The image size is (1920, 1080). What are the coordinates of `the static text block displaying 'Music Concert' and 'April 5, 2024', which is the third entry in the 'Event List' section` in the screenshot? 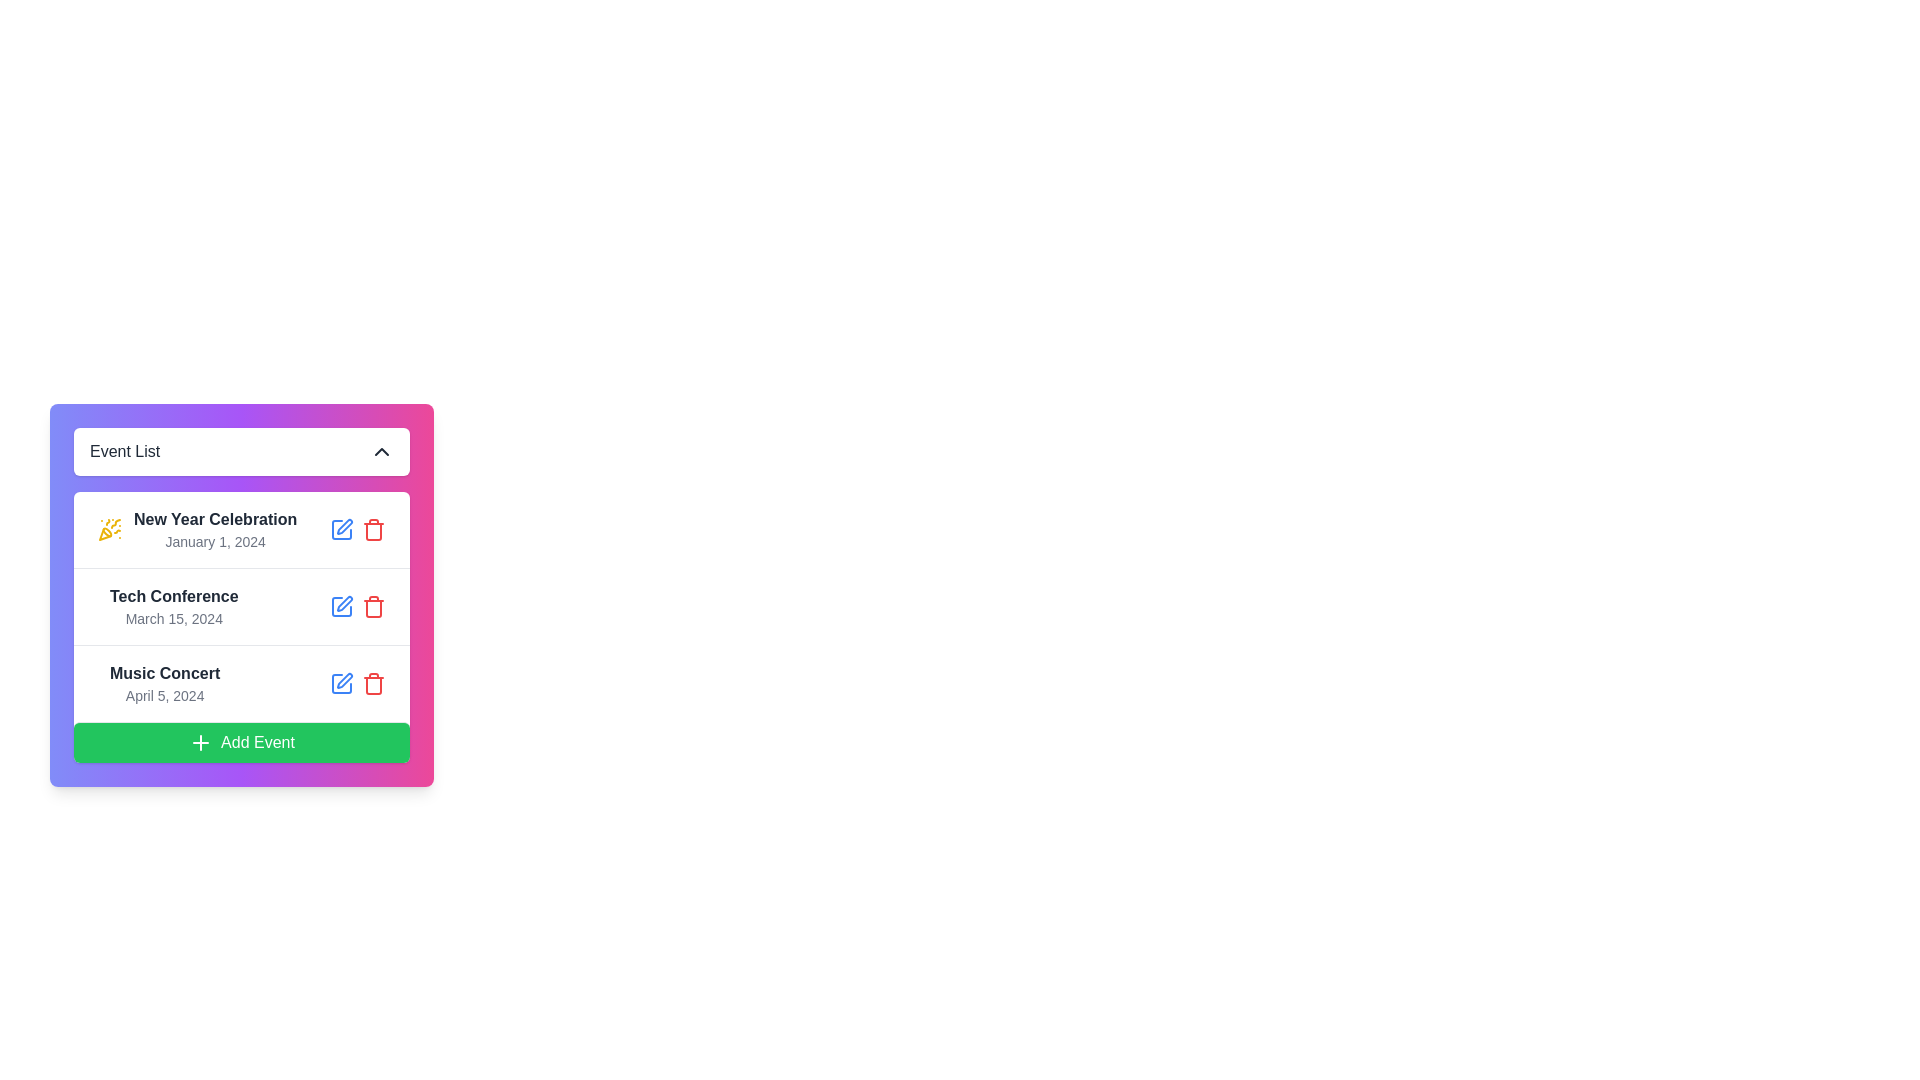 It's located at (158, 682).